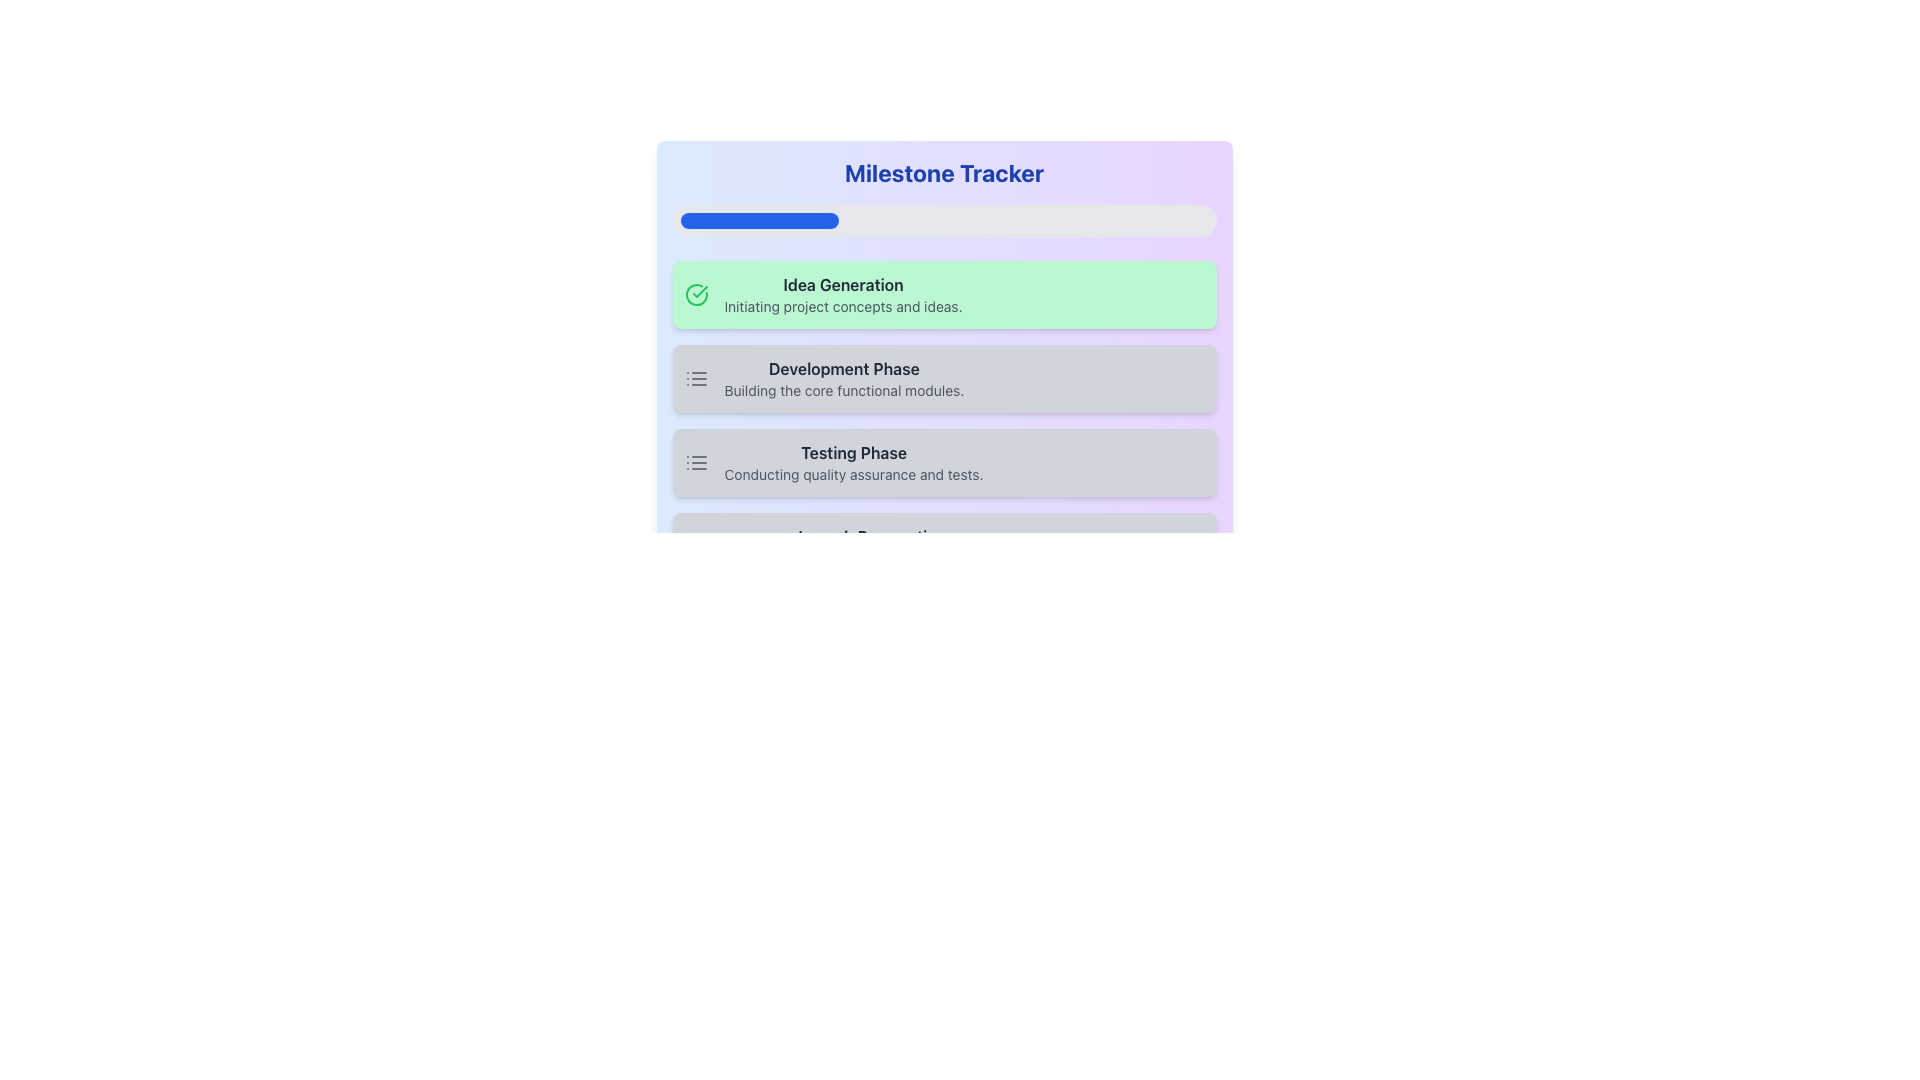  I want to click on the Text Label titled 'Testing Phase' which indicates the name of a project stage, so click(854, 452).